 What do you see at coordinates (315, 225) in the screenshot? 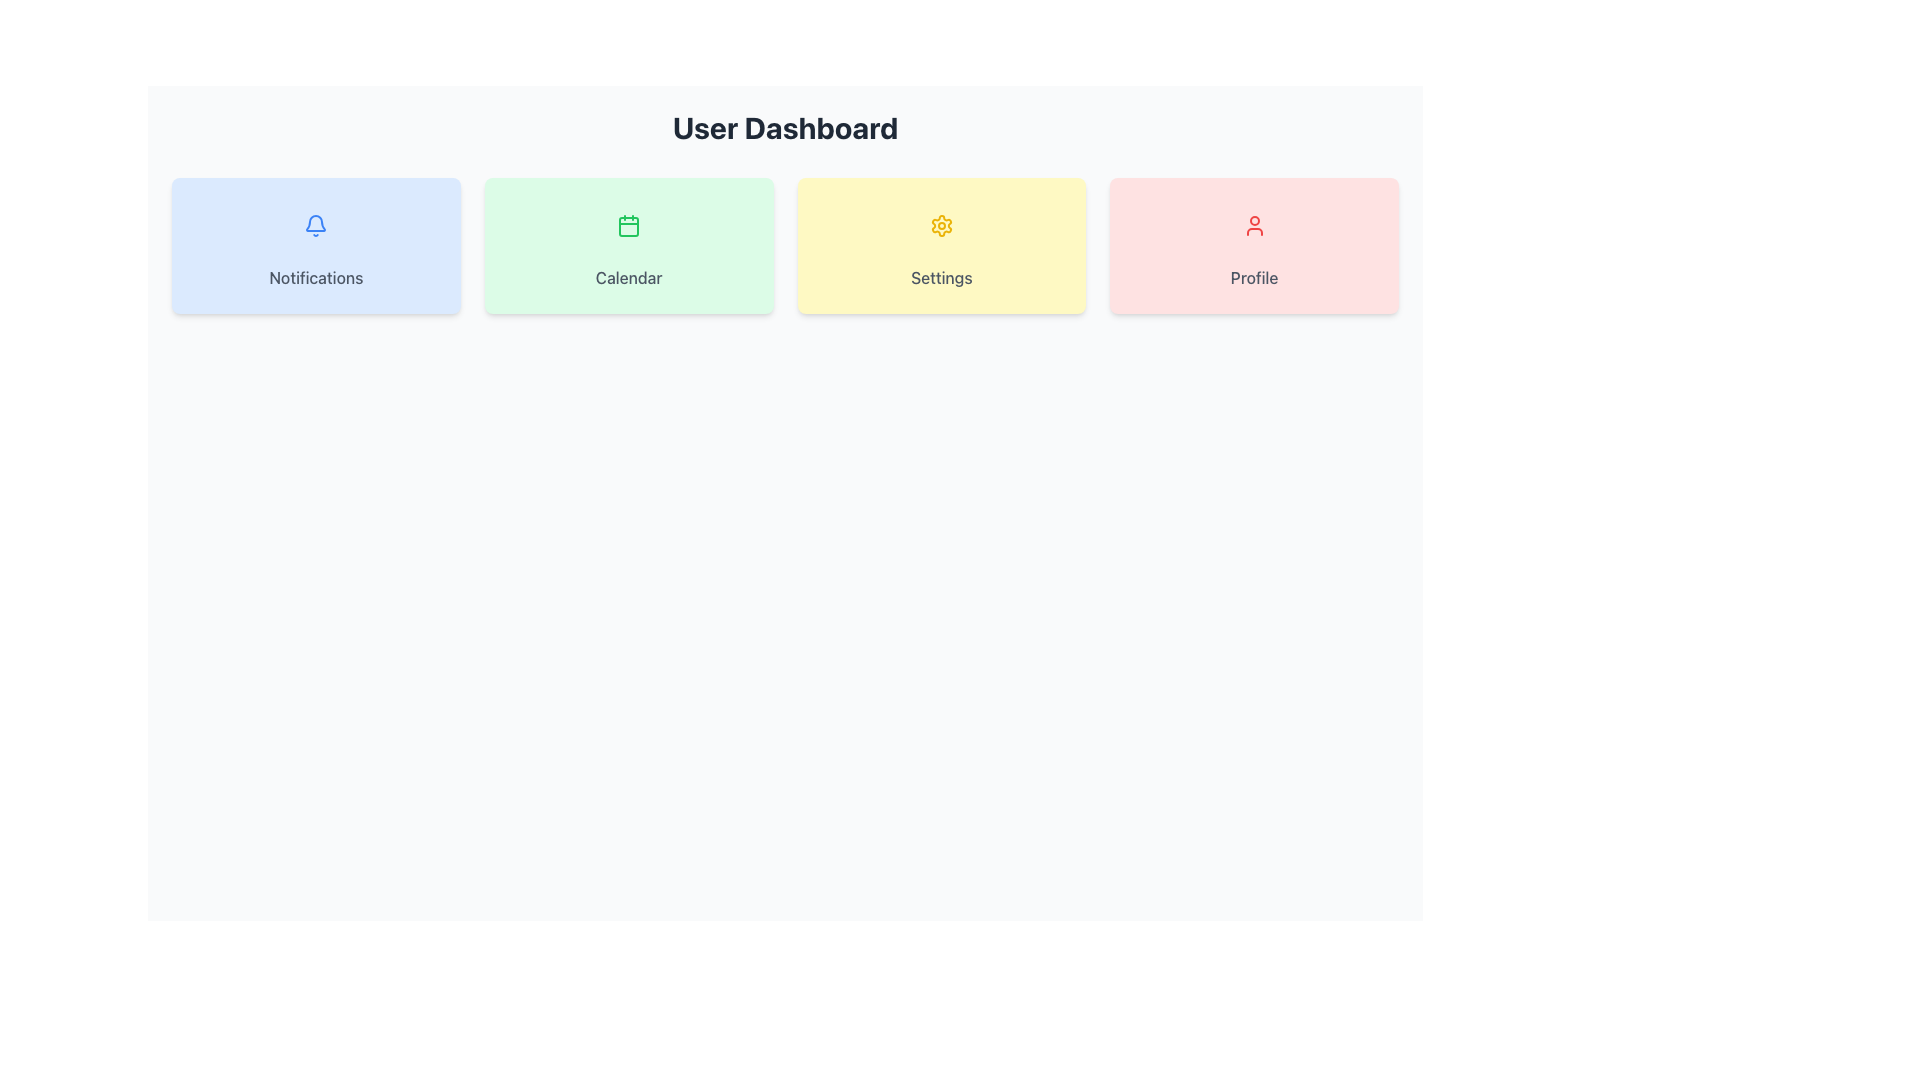
I see `the notification icon located at the top of the 'Notifications' panel` at bounding box center [315, 225].